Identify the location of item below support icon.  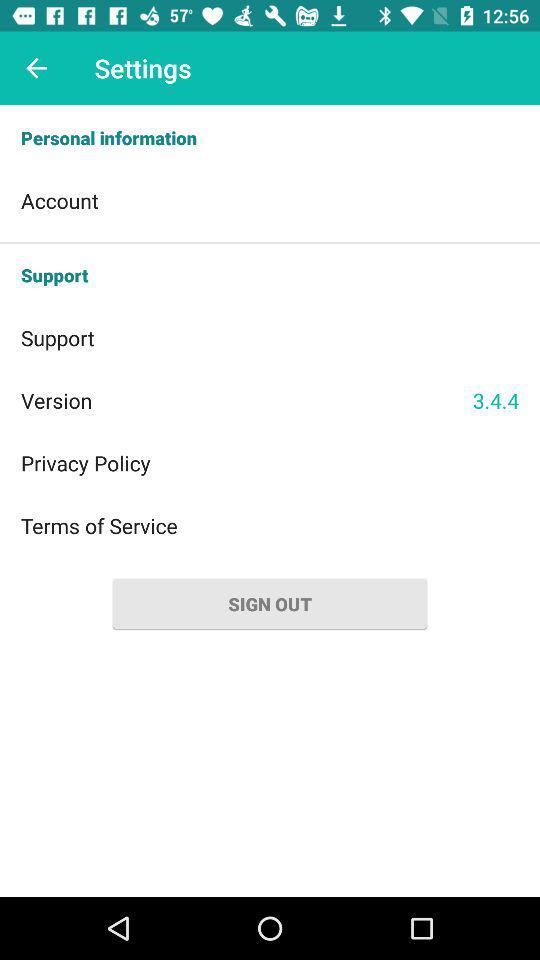
(494, 399).